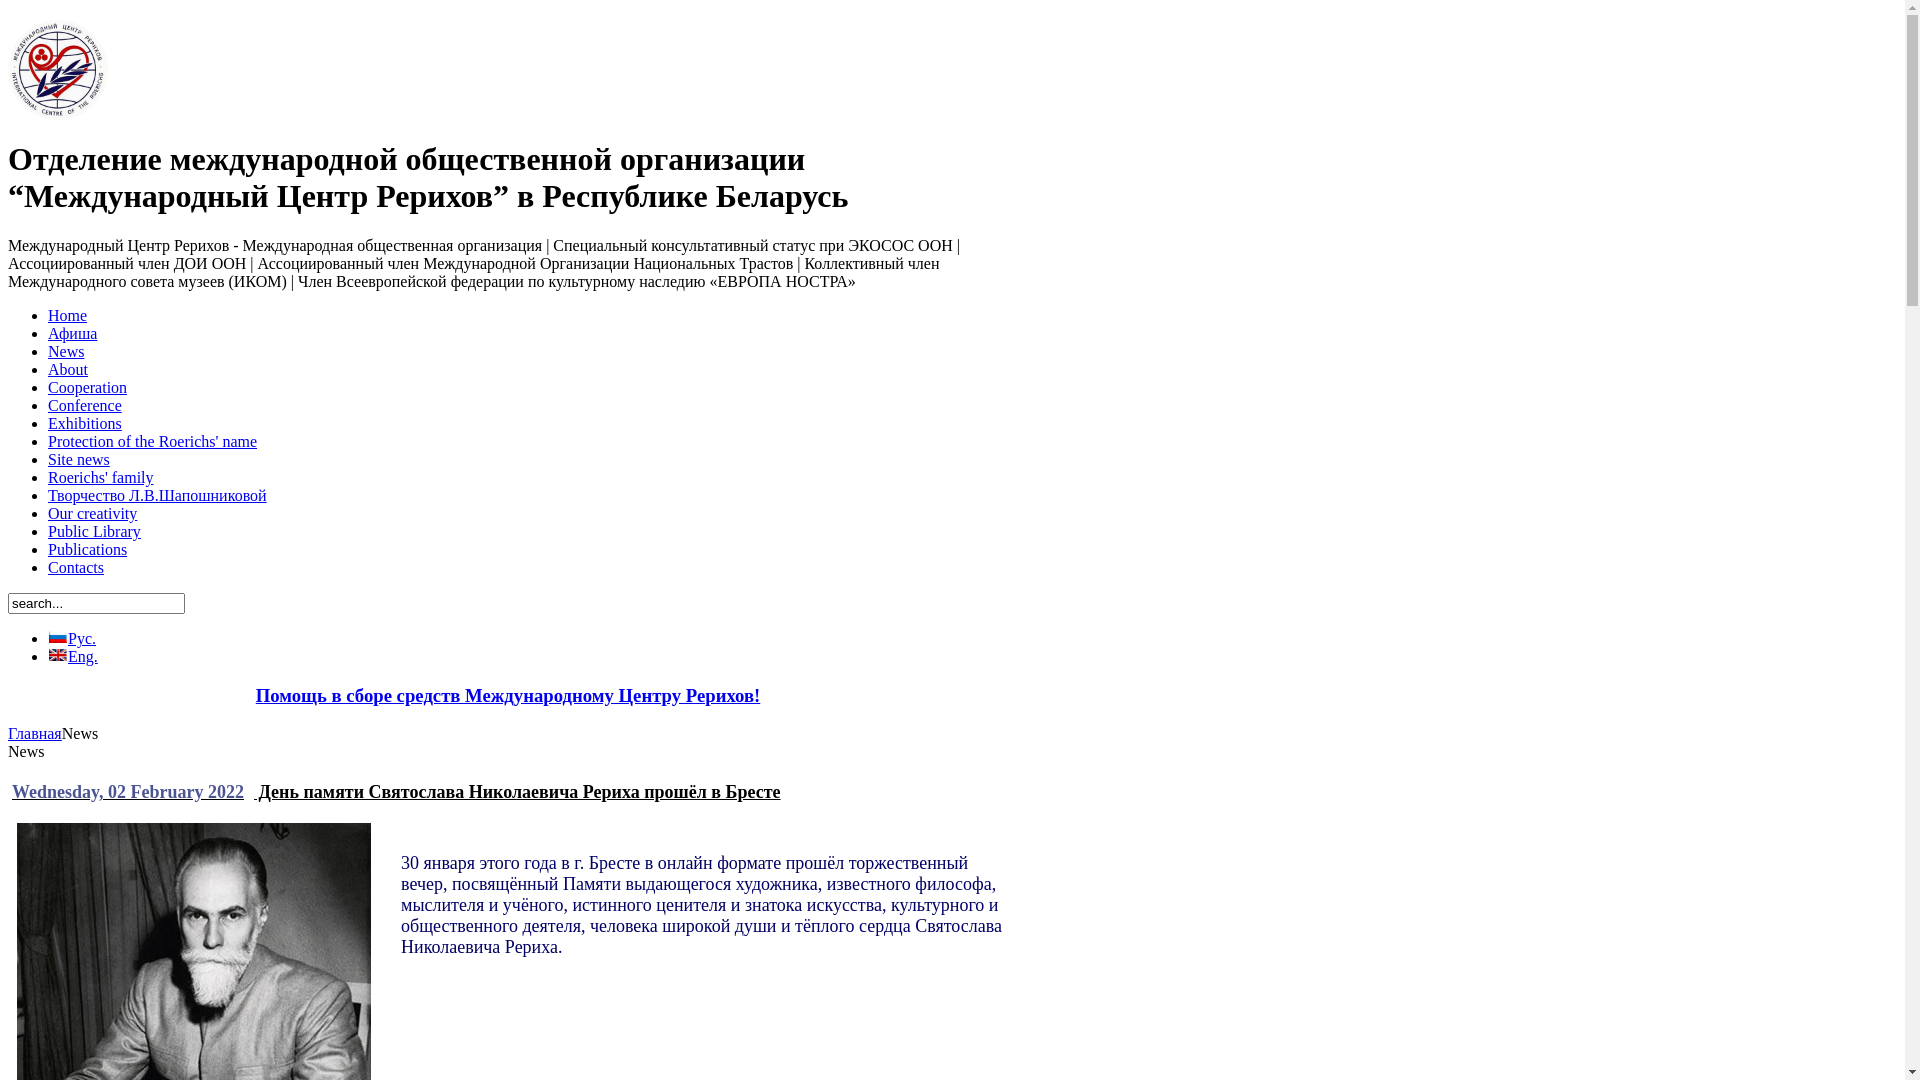 The image size is (1920, 1080). Describe the element at coordinates (57, 655) in the screenshot. I see `'Eng.'` at that location.